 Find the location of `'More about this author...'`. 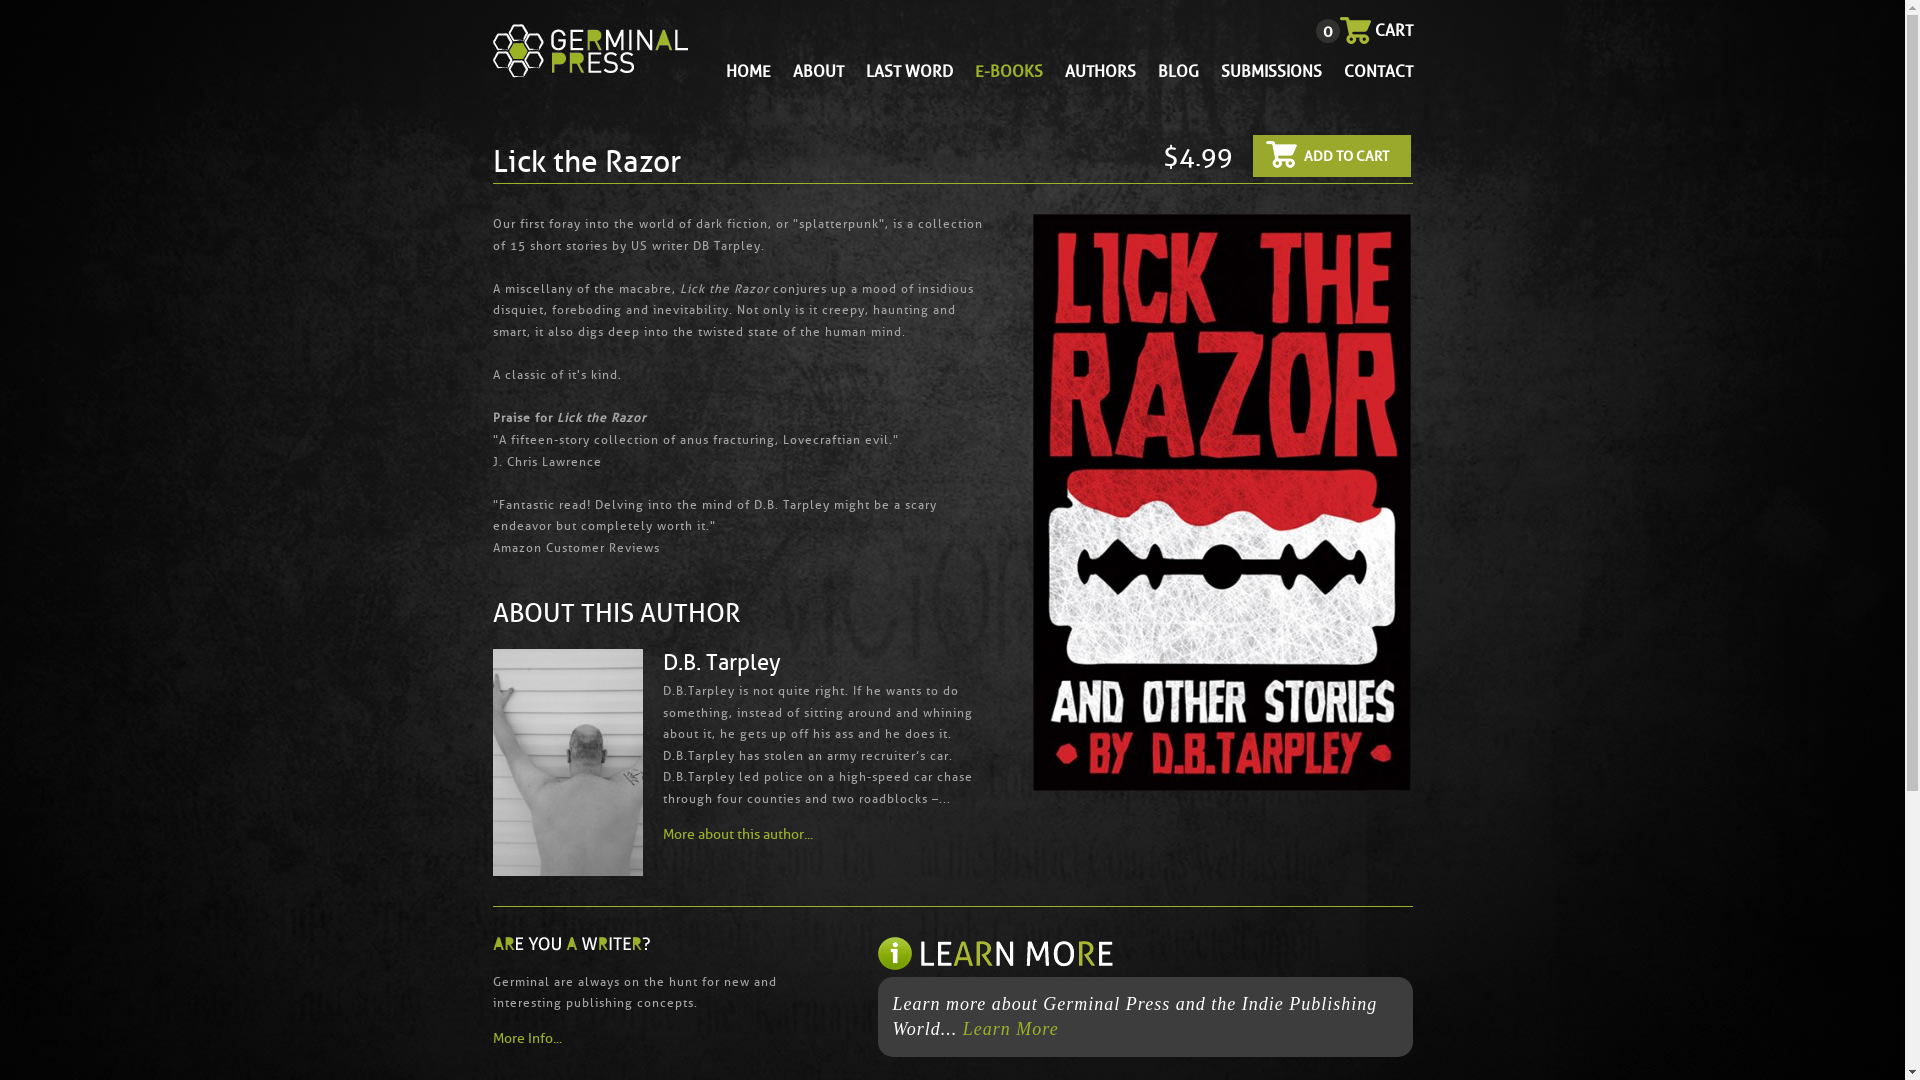

'More about this author...' is located at coordinates (736, 834).